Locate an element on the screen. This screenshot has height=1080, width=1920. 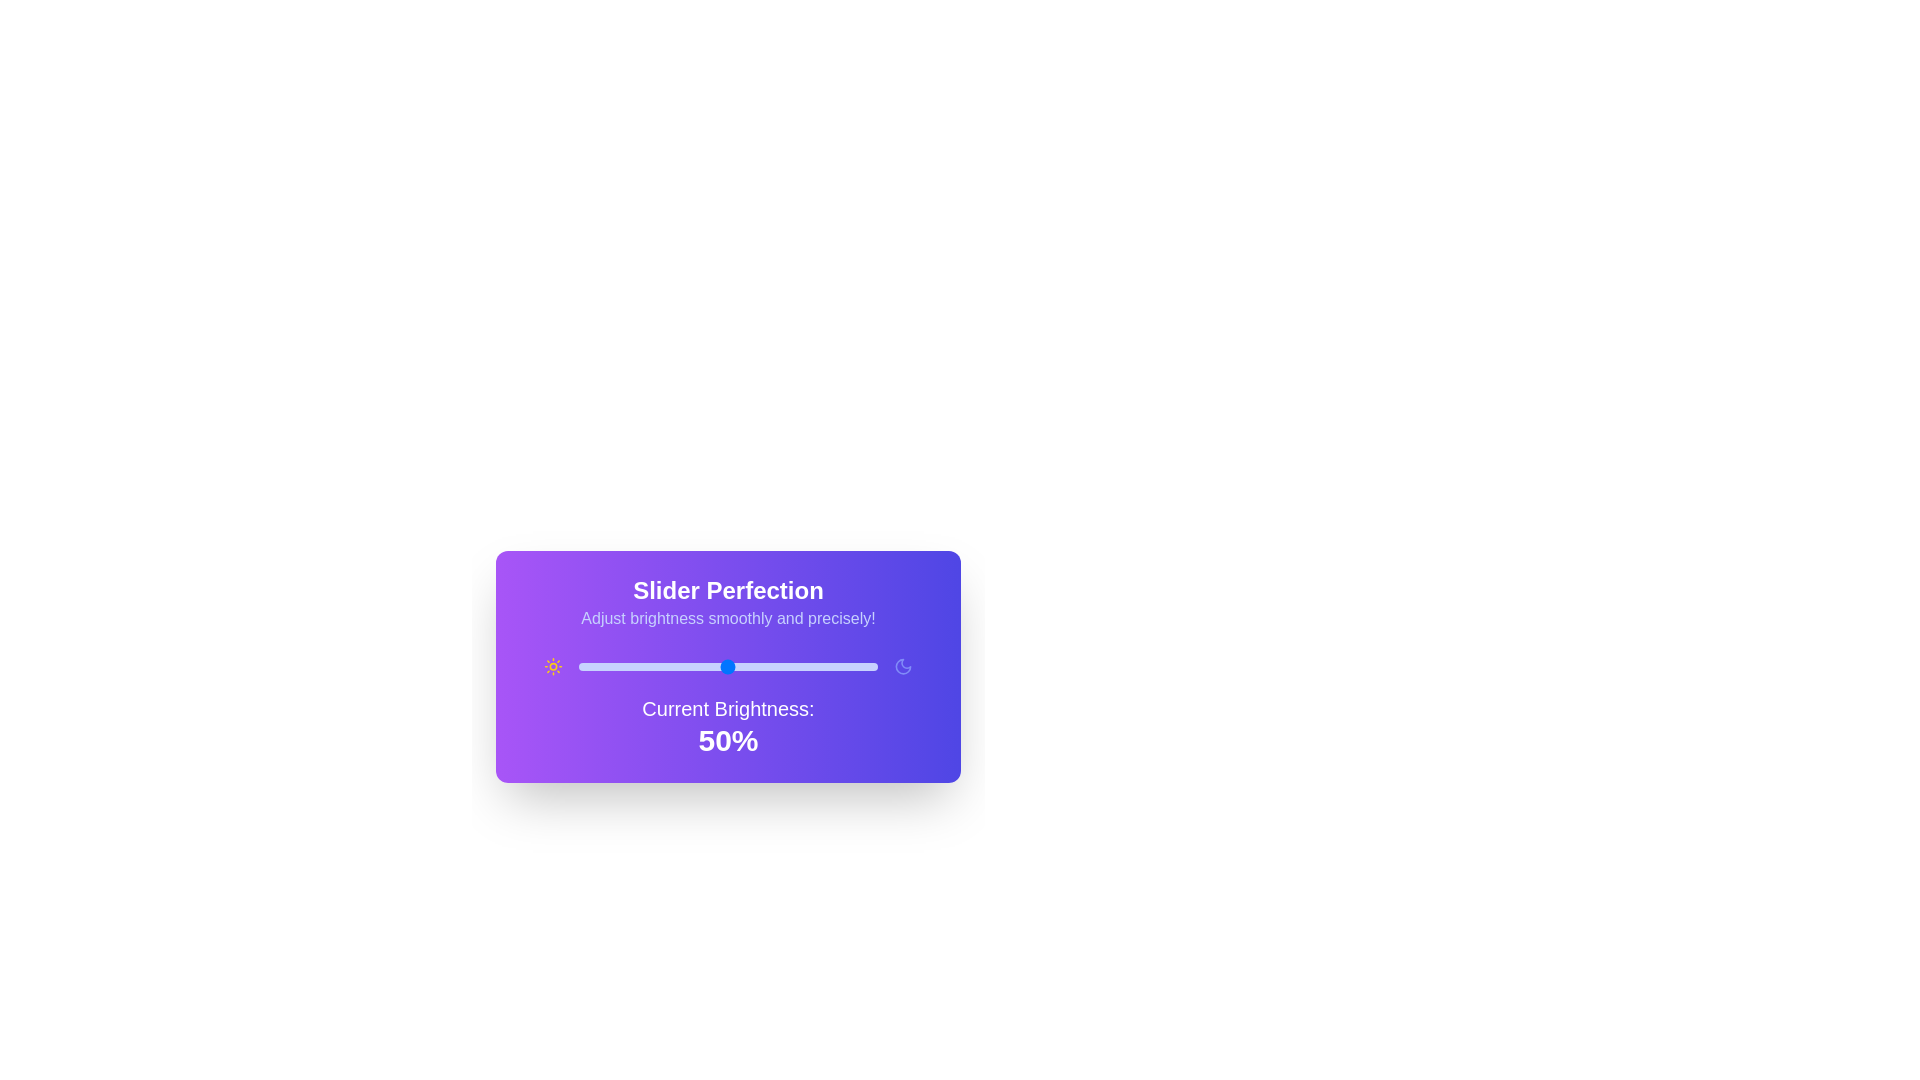
the text 'Current Brightness: 50%' to select it is located at coordinates (727, 726).